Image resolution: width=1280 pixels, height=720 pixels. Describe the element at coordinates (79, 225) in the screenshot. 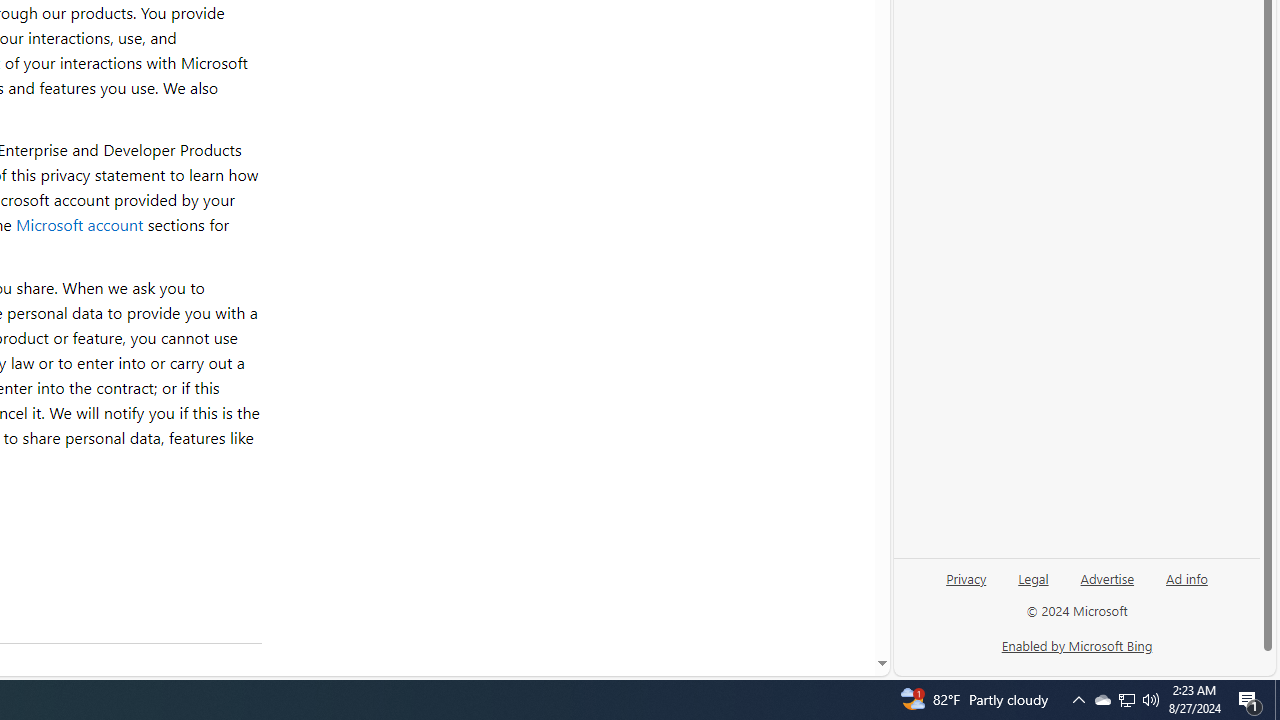

I see `'Microsoft account'` at that location.